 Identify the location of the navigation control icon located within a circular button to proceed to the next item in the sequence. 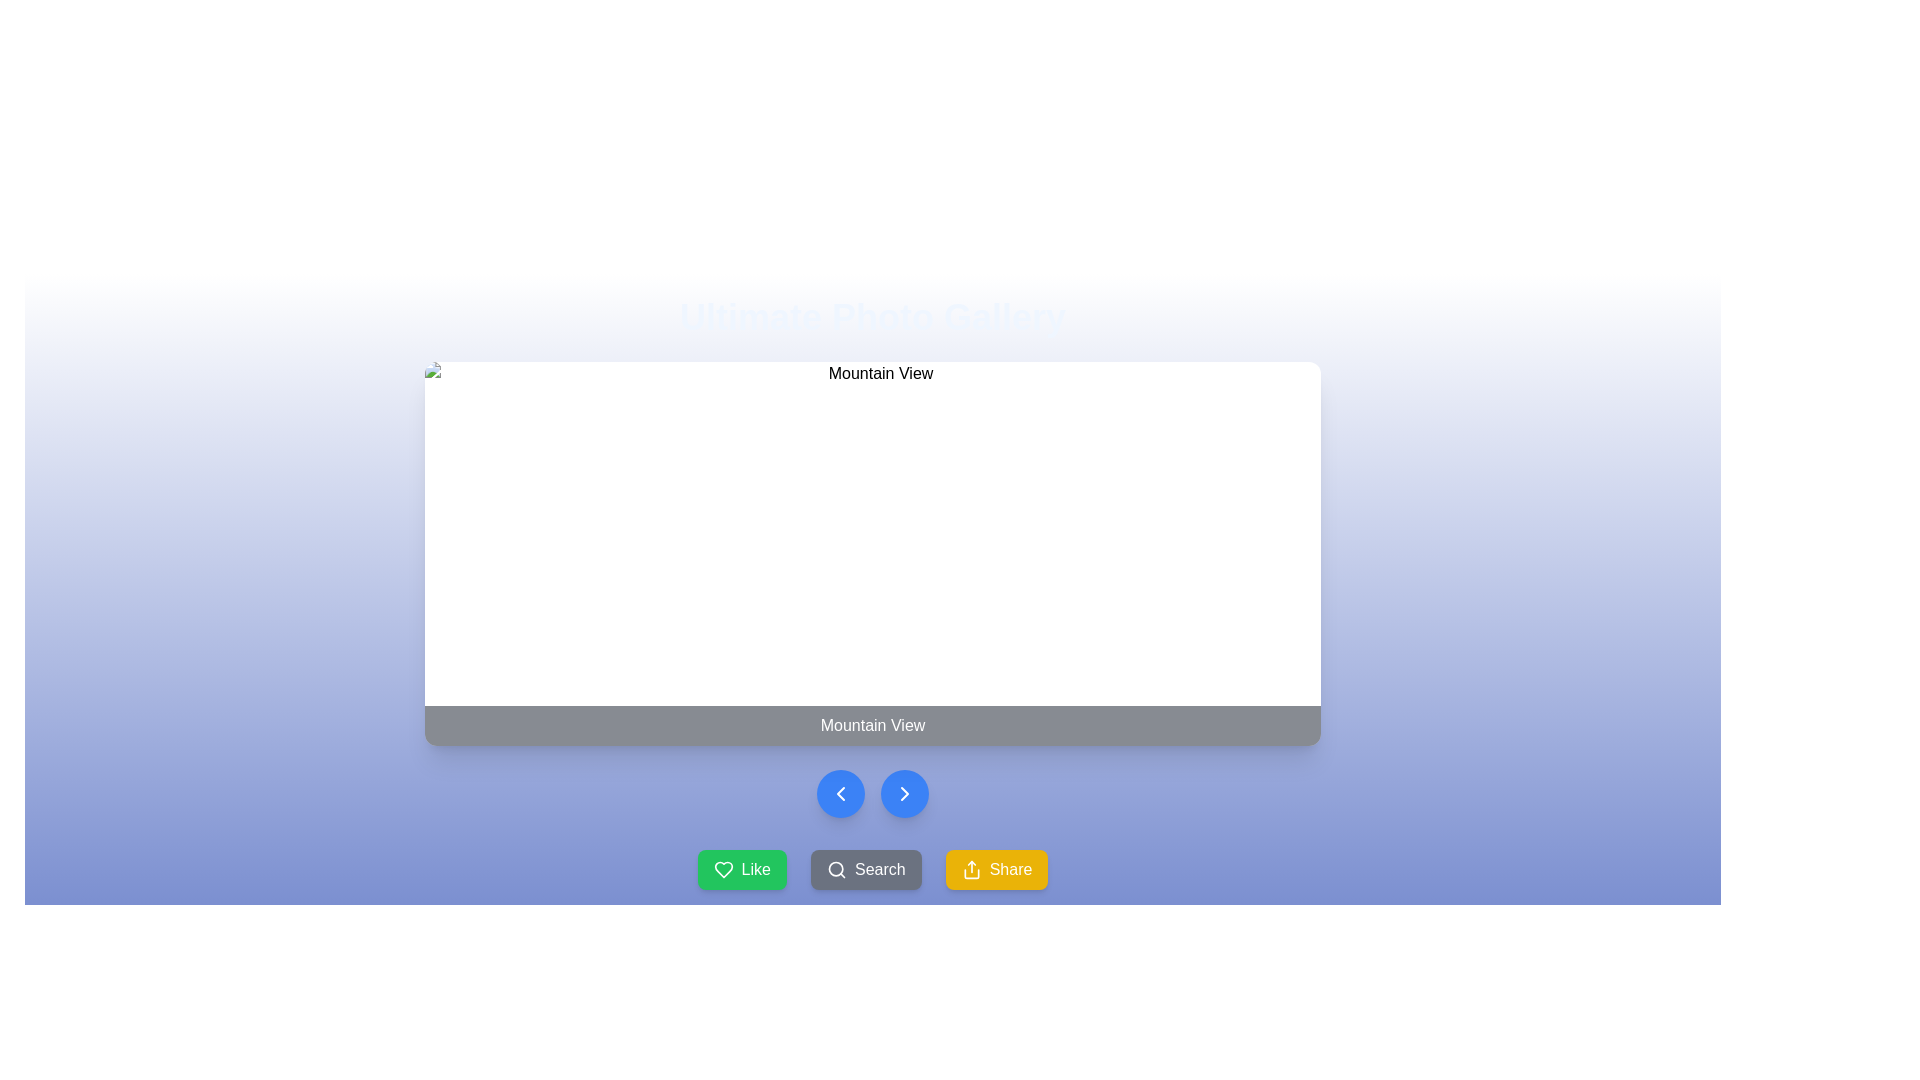
(904, 793).